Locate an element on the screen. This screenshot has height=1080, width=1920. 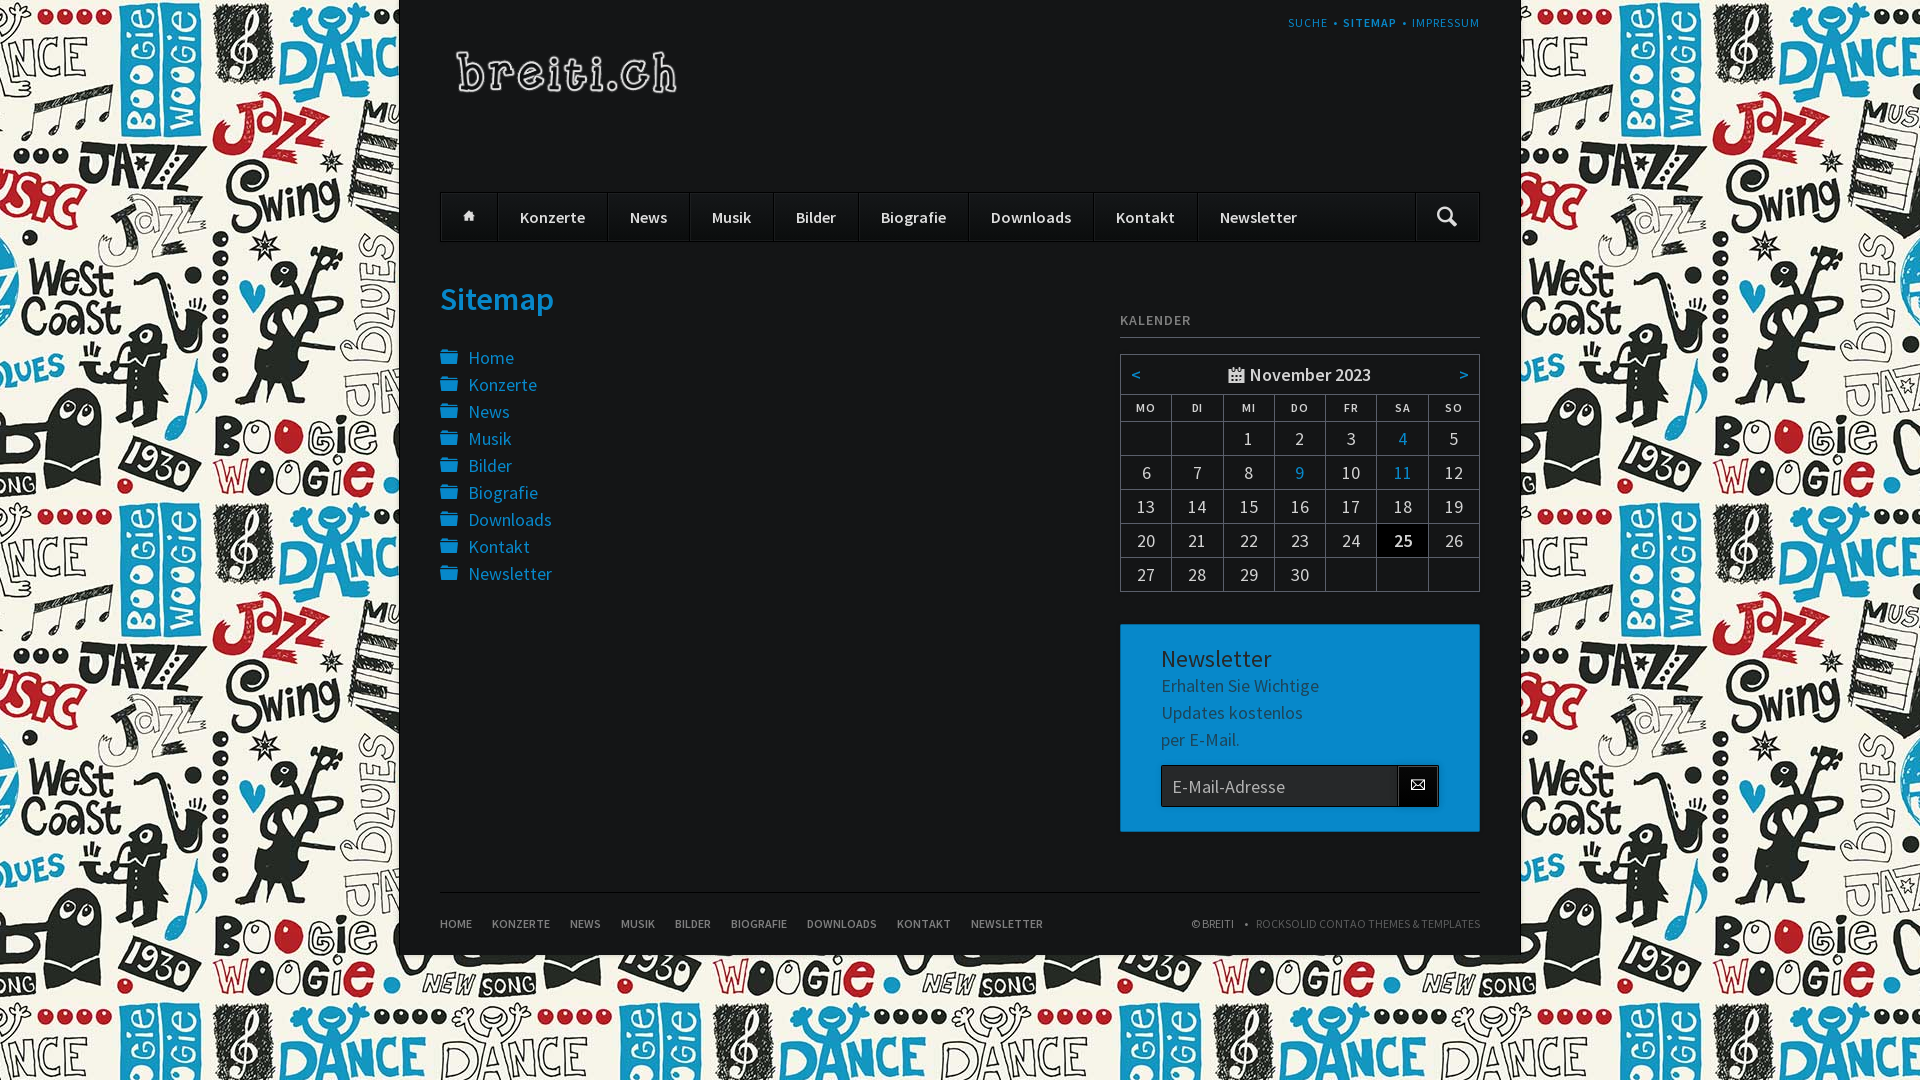
'Abonnieren' is located at coordinates (1416, 785).